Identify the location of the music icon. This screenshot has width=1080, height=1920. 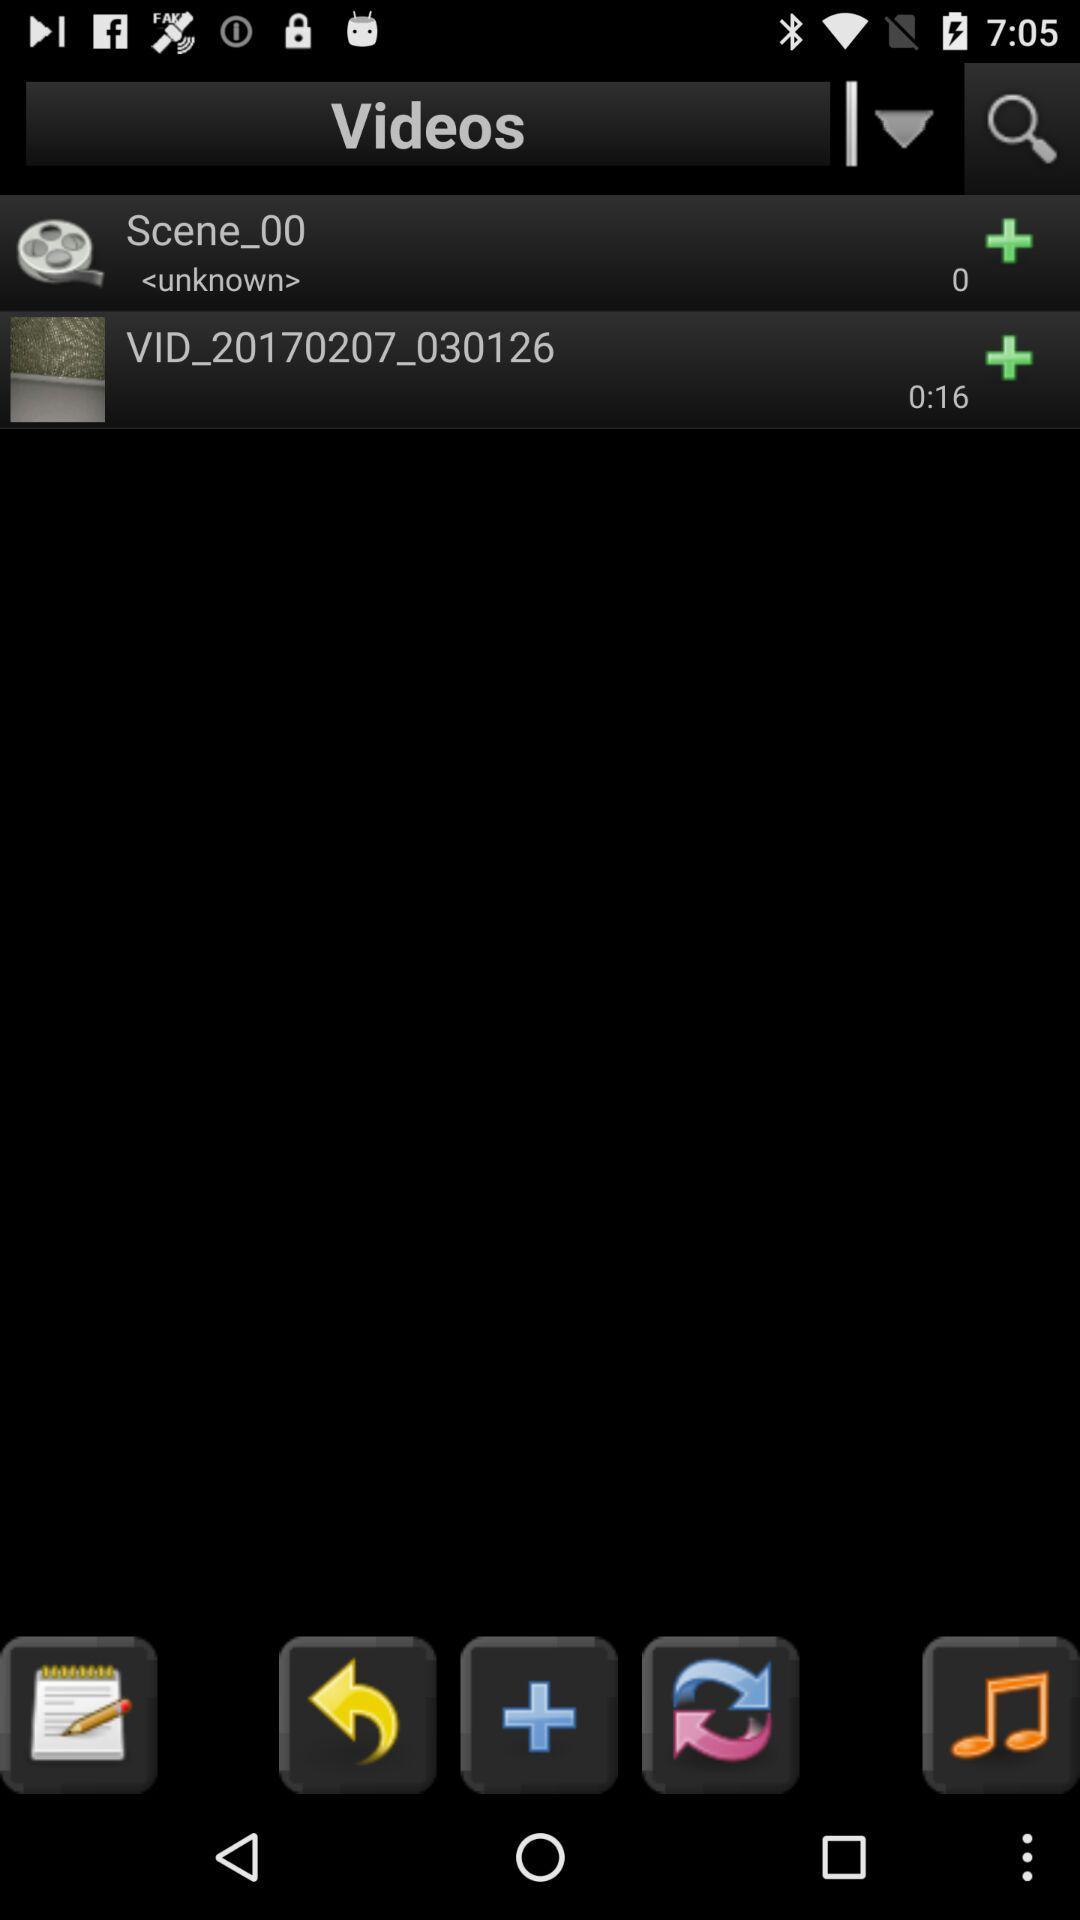
(1001, 1835).